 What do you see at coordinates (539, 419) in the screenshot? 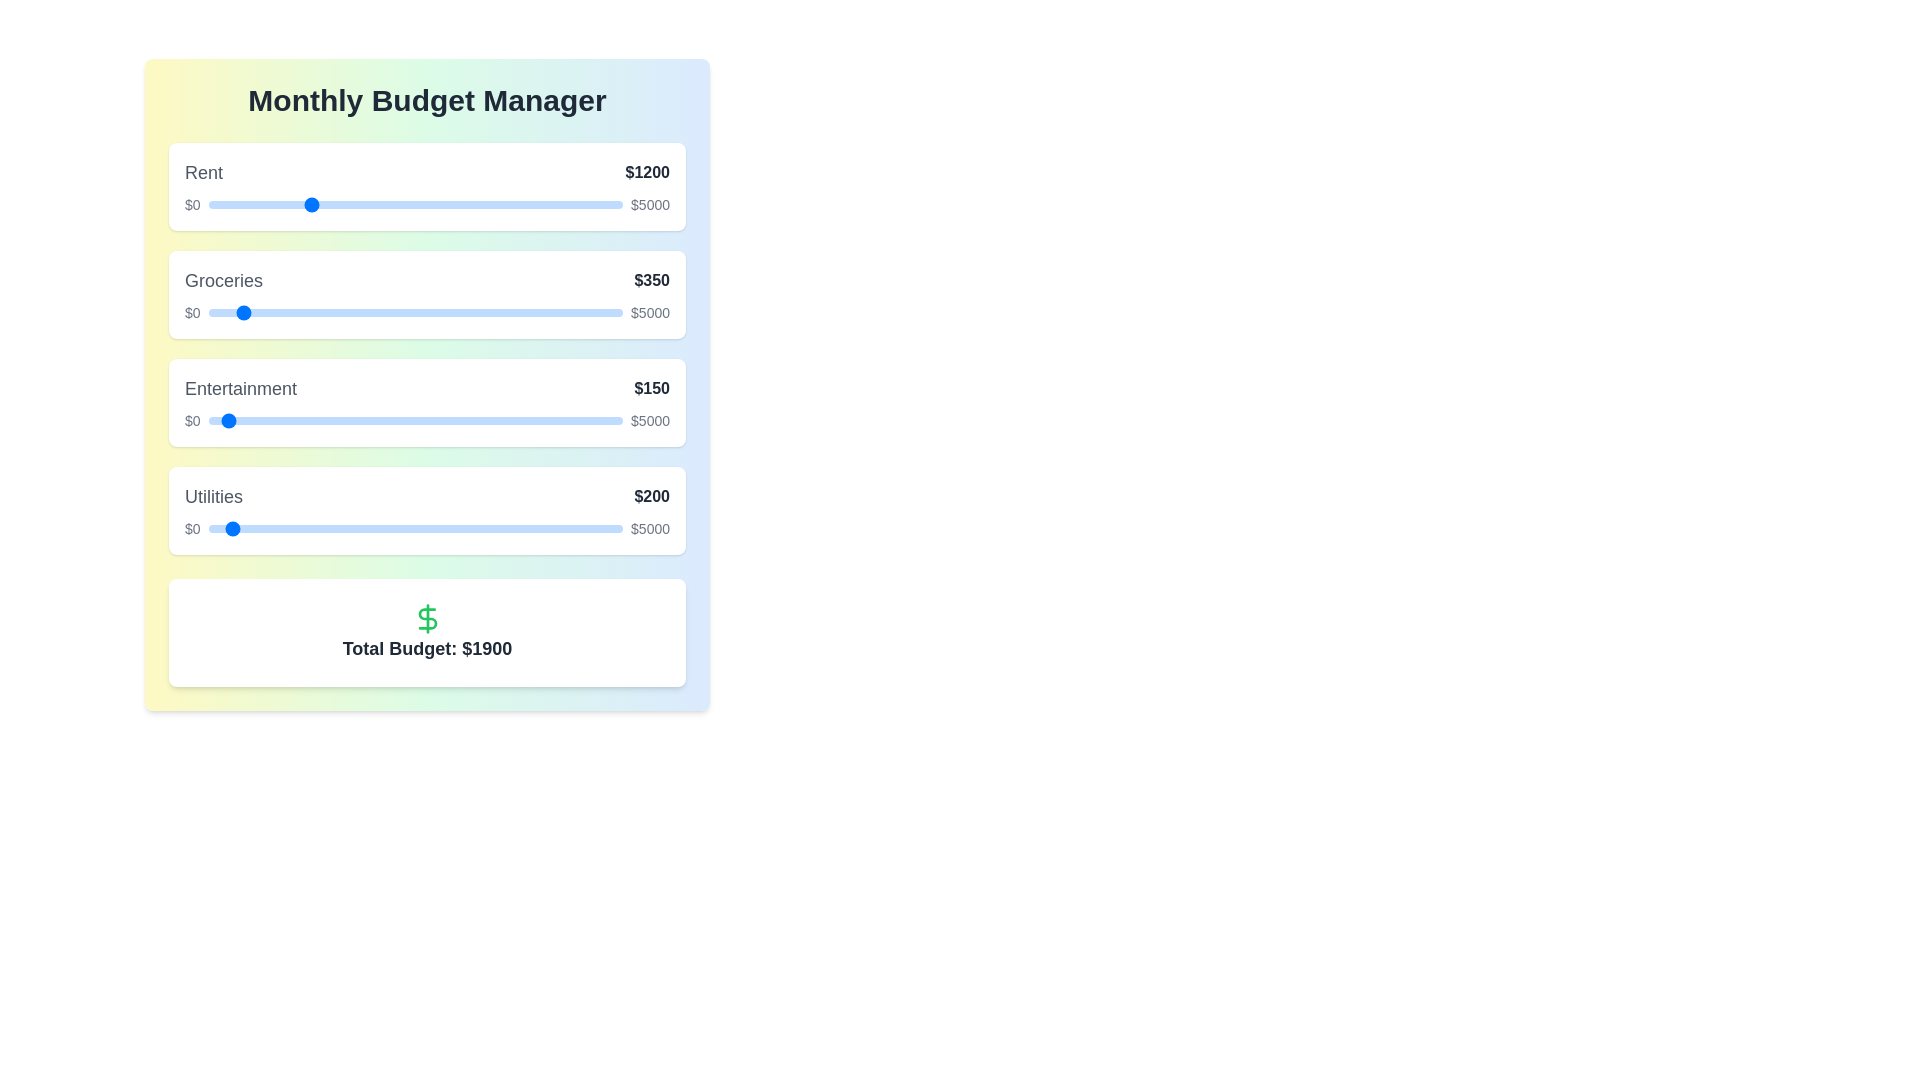
I see `the entertainment budget slider` at bounding box center [539, 419].